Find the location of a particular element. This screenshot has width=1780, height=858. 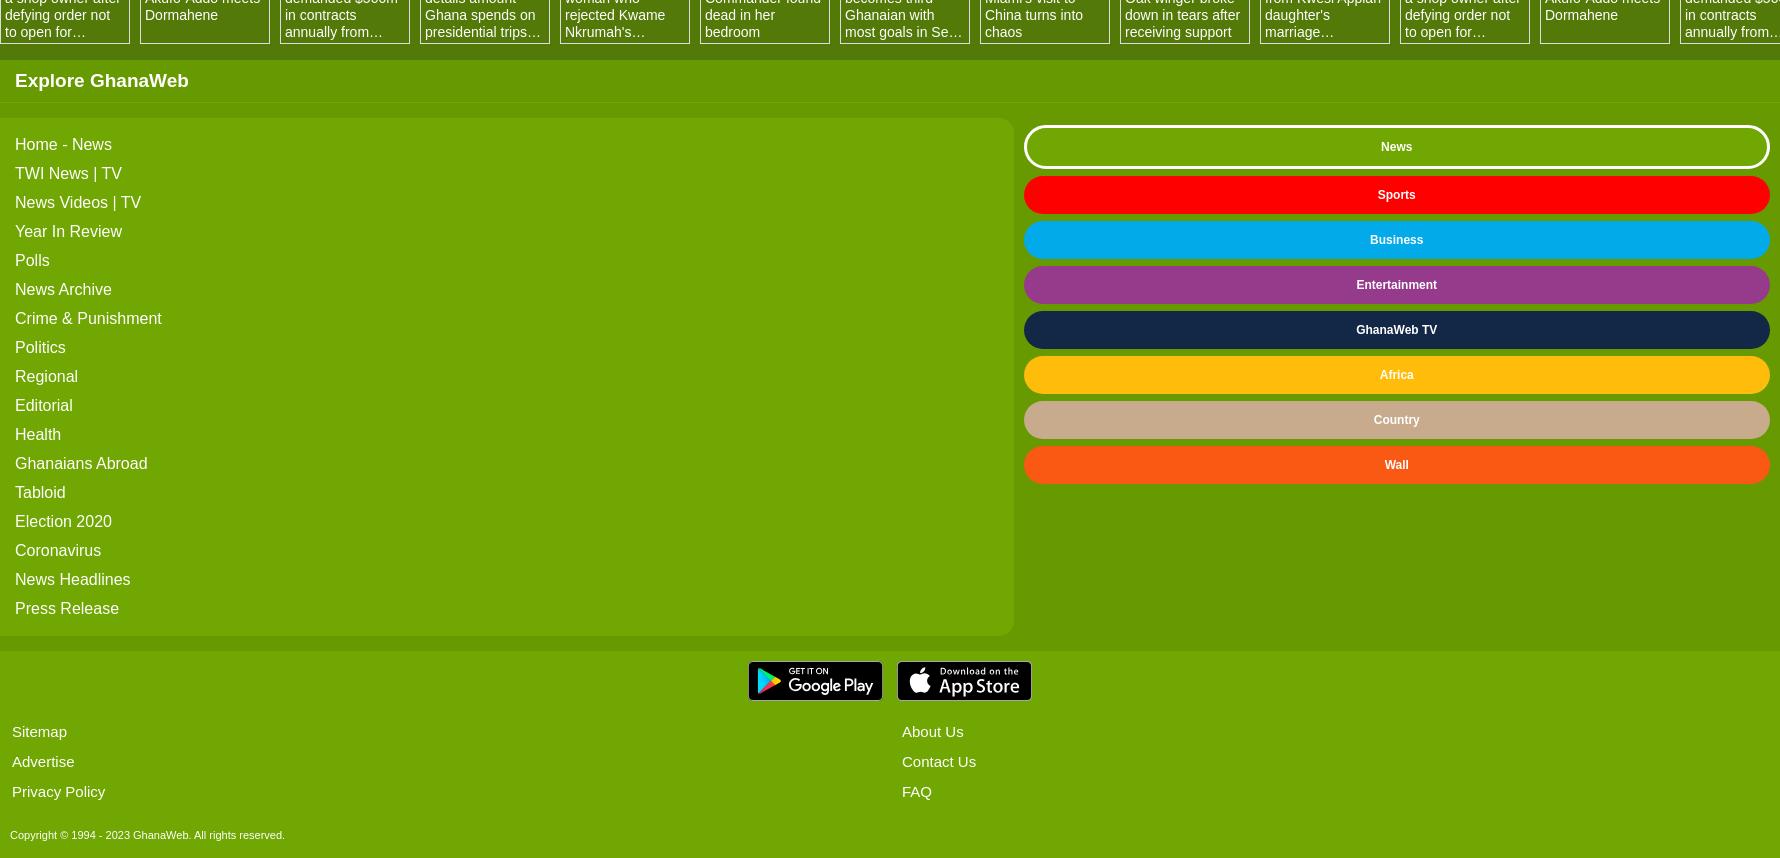

'Health' is located at coordinates (37, 433).